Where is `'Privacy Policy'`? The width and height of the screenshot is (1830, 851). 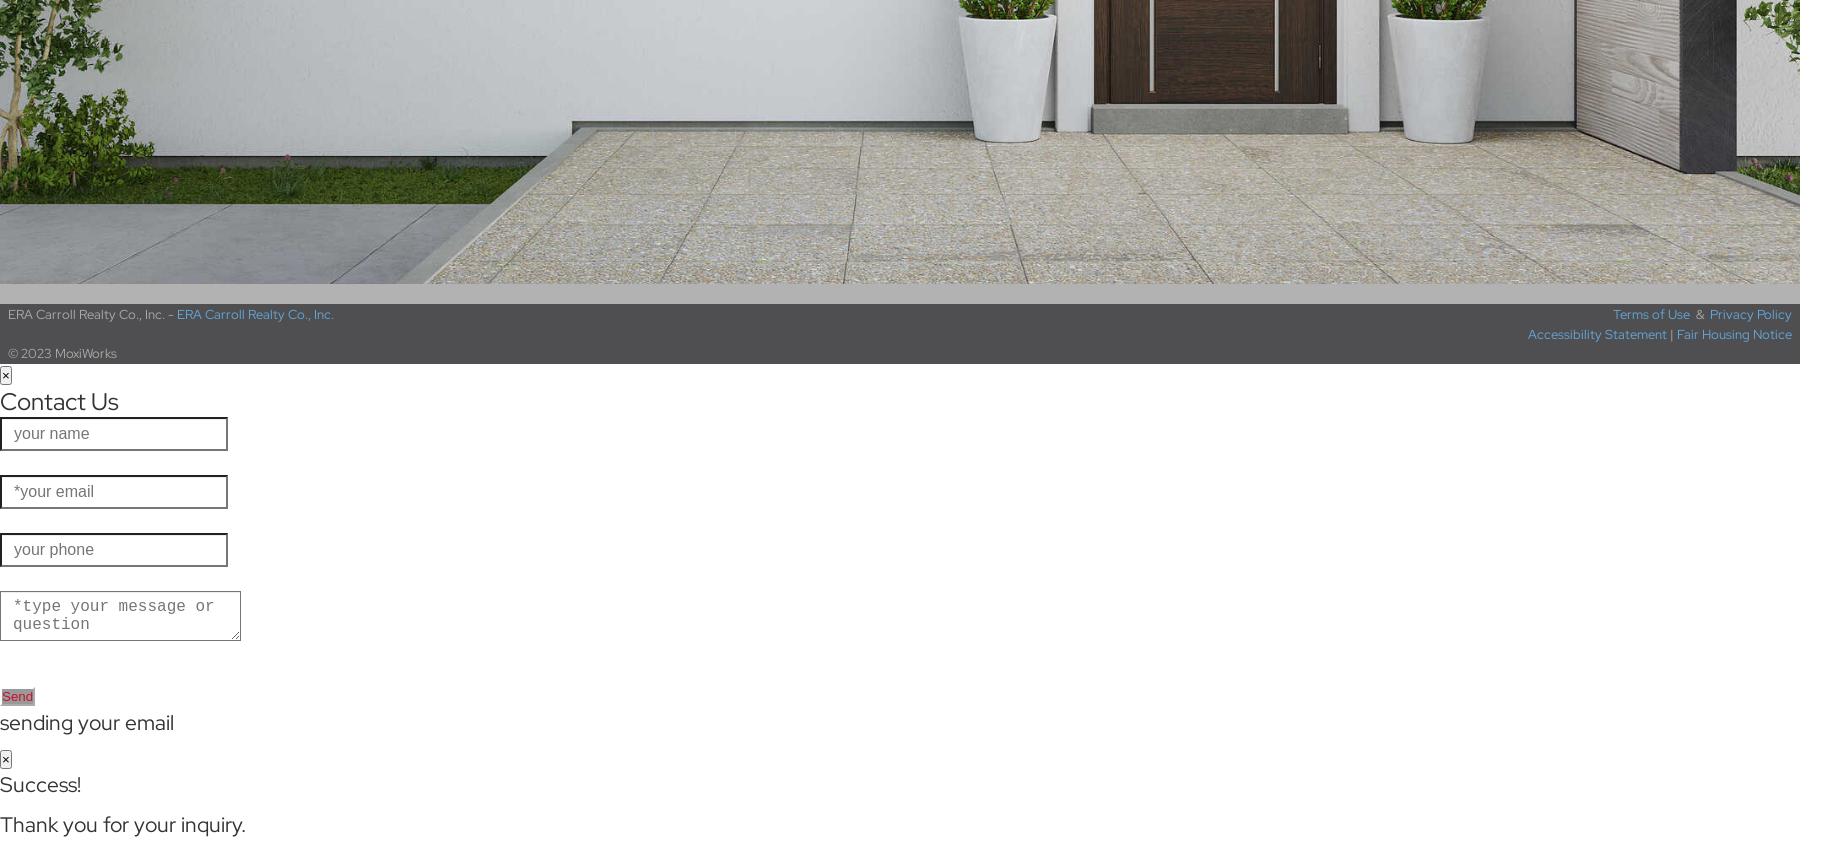
'Privacy Policy' is located at coordinates (1750, 313).